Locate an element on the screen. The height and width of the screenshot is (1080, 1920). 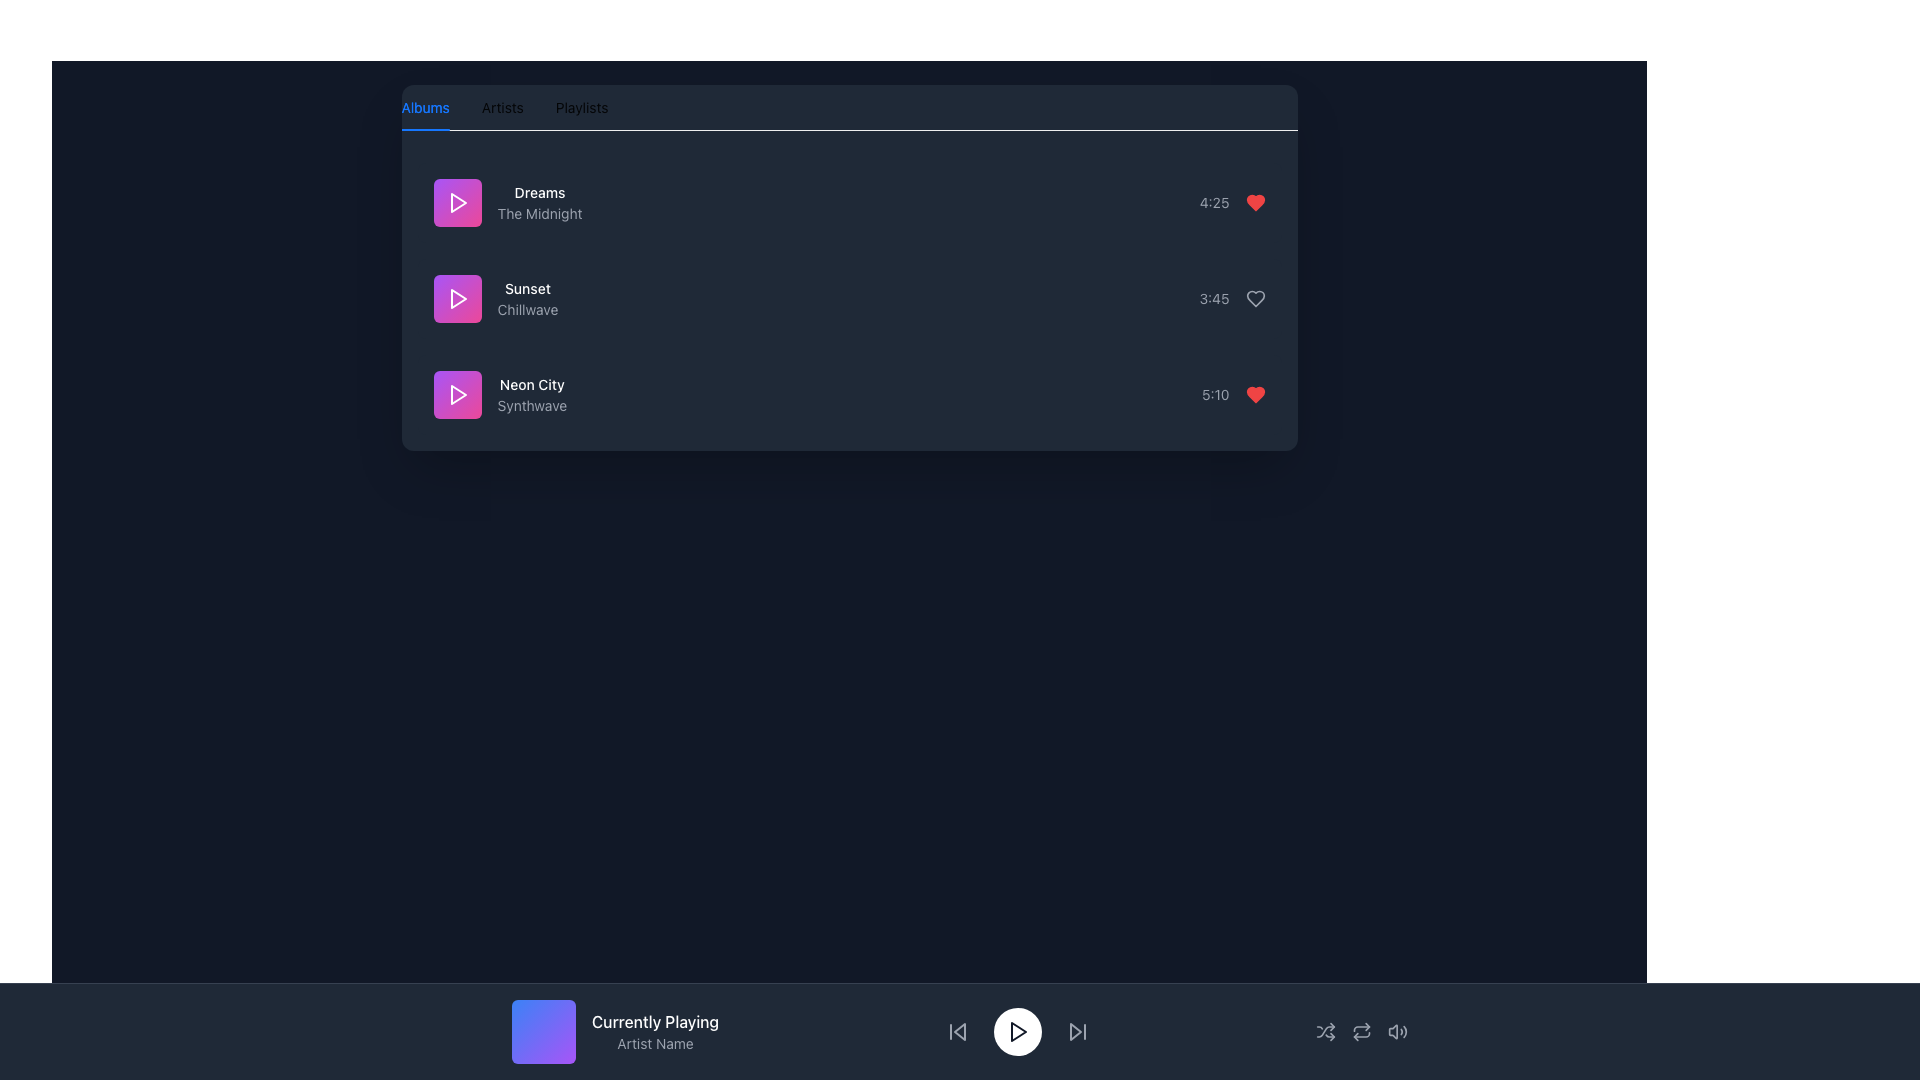
the triangular play icon outlined in white, located in the second item's entry of the playlist to play the 'Sunset' track is located at coordinates (457, 299).